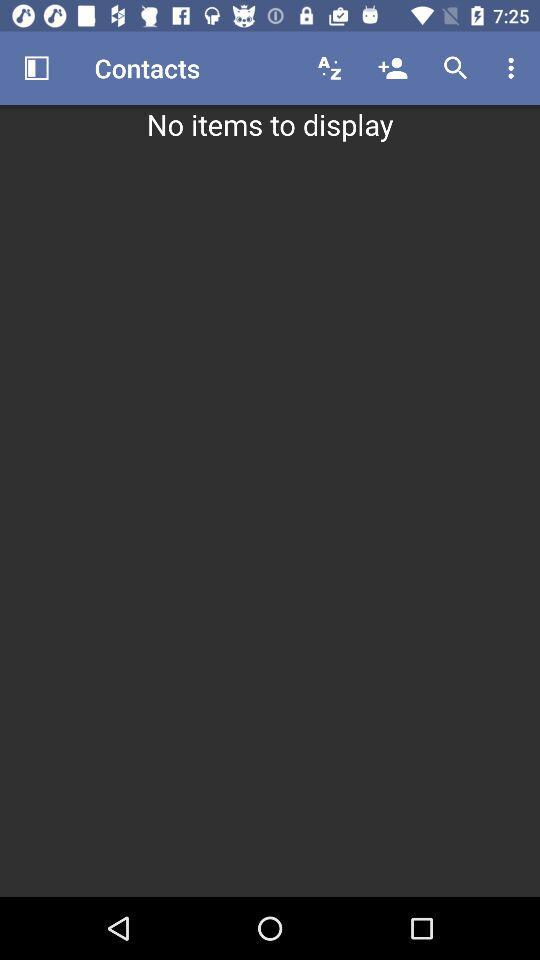 The height and width of the screenshot is (960, 540). I want to click on the item to the right of contacts item, so click(329, 68).